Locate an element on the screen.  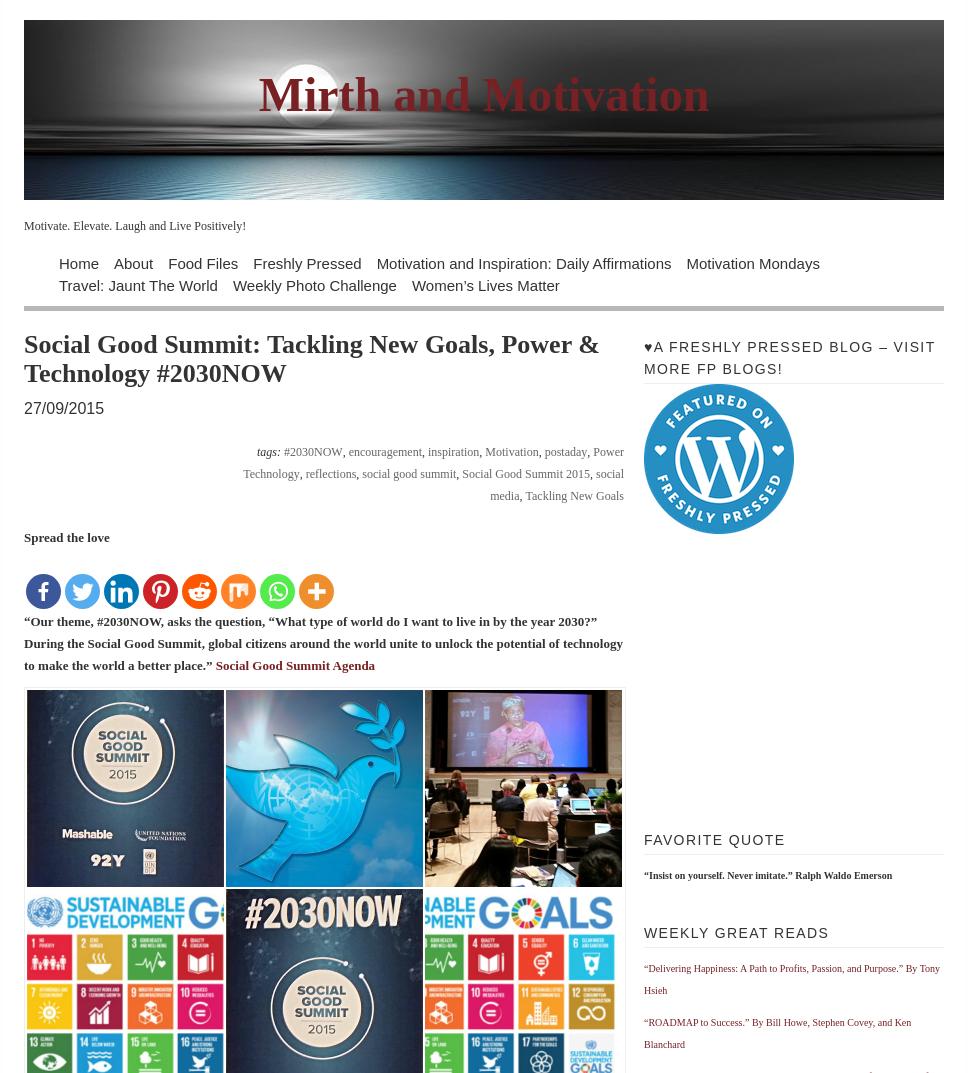
'Motivation' is located at coordinates (511, 451).